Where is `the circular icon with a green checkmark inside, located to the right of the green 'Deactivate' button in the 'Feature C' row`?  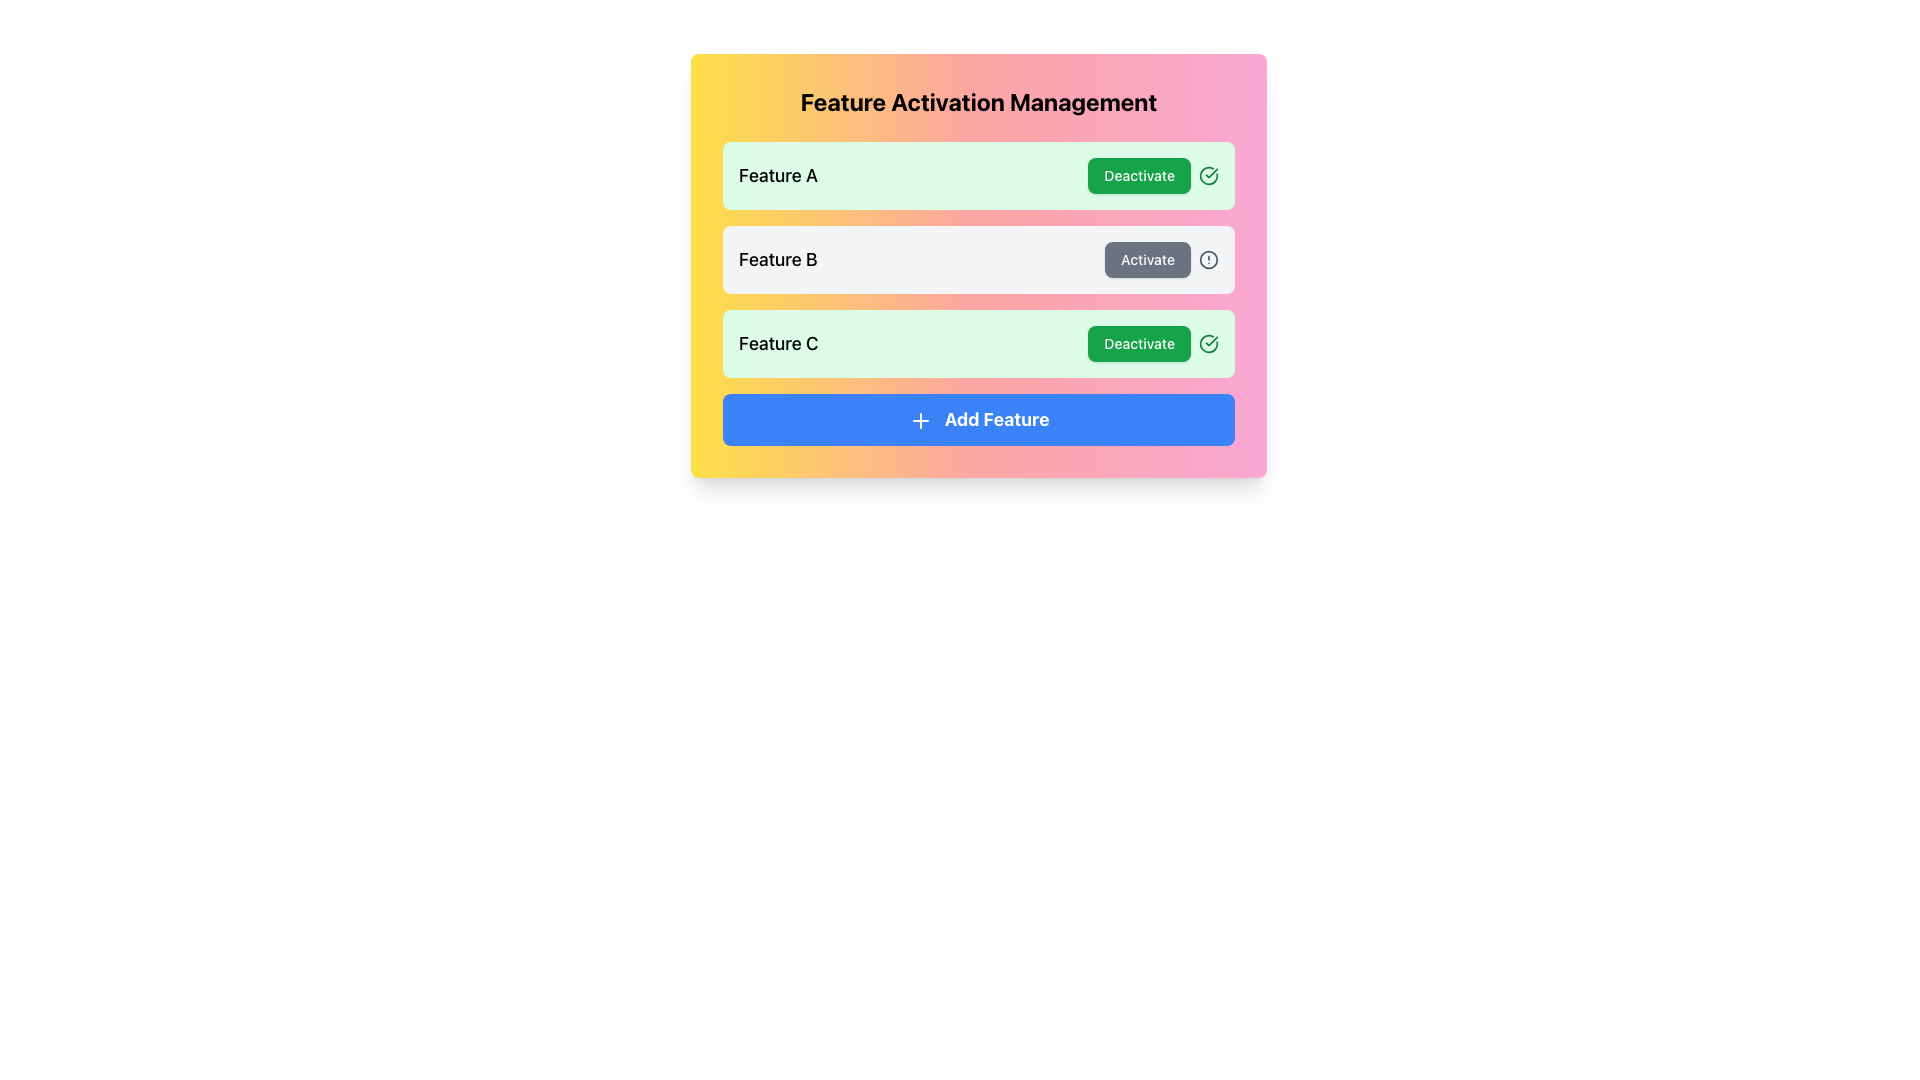
the circular icon with a green checkmark inside, located to the right of the green 'Deactivate' button in the 'Feature C' row is located at coordinates (1208, 342).